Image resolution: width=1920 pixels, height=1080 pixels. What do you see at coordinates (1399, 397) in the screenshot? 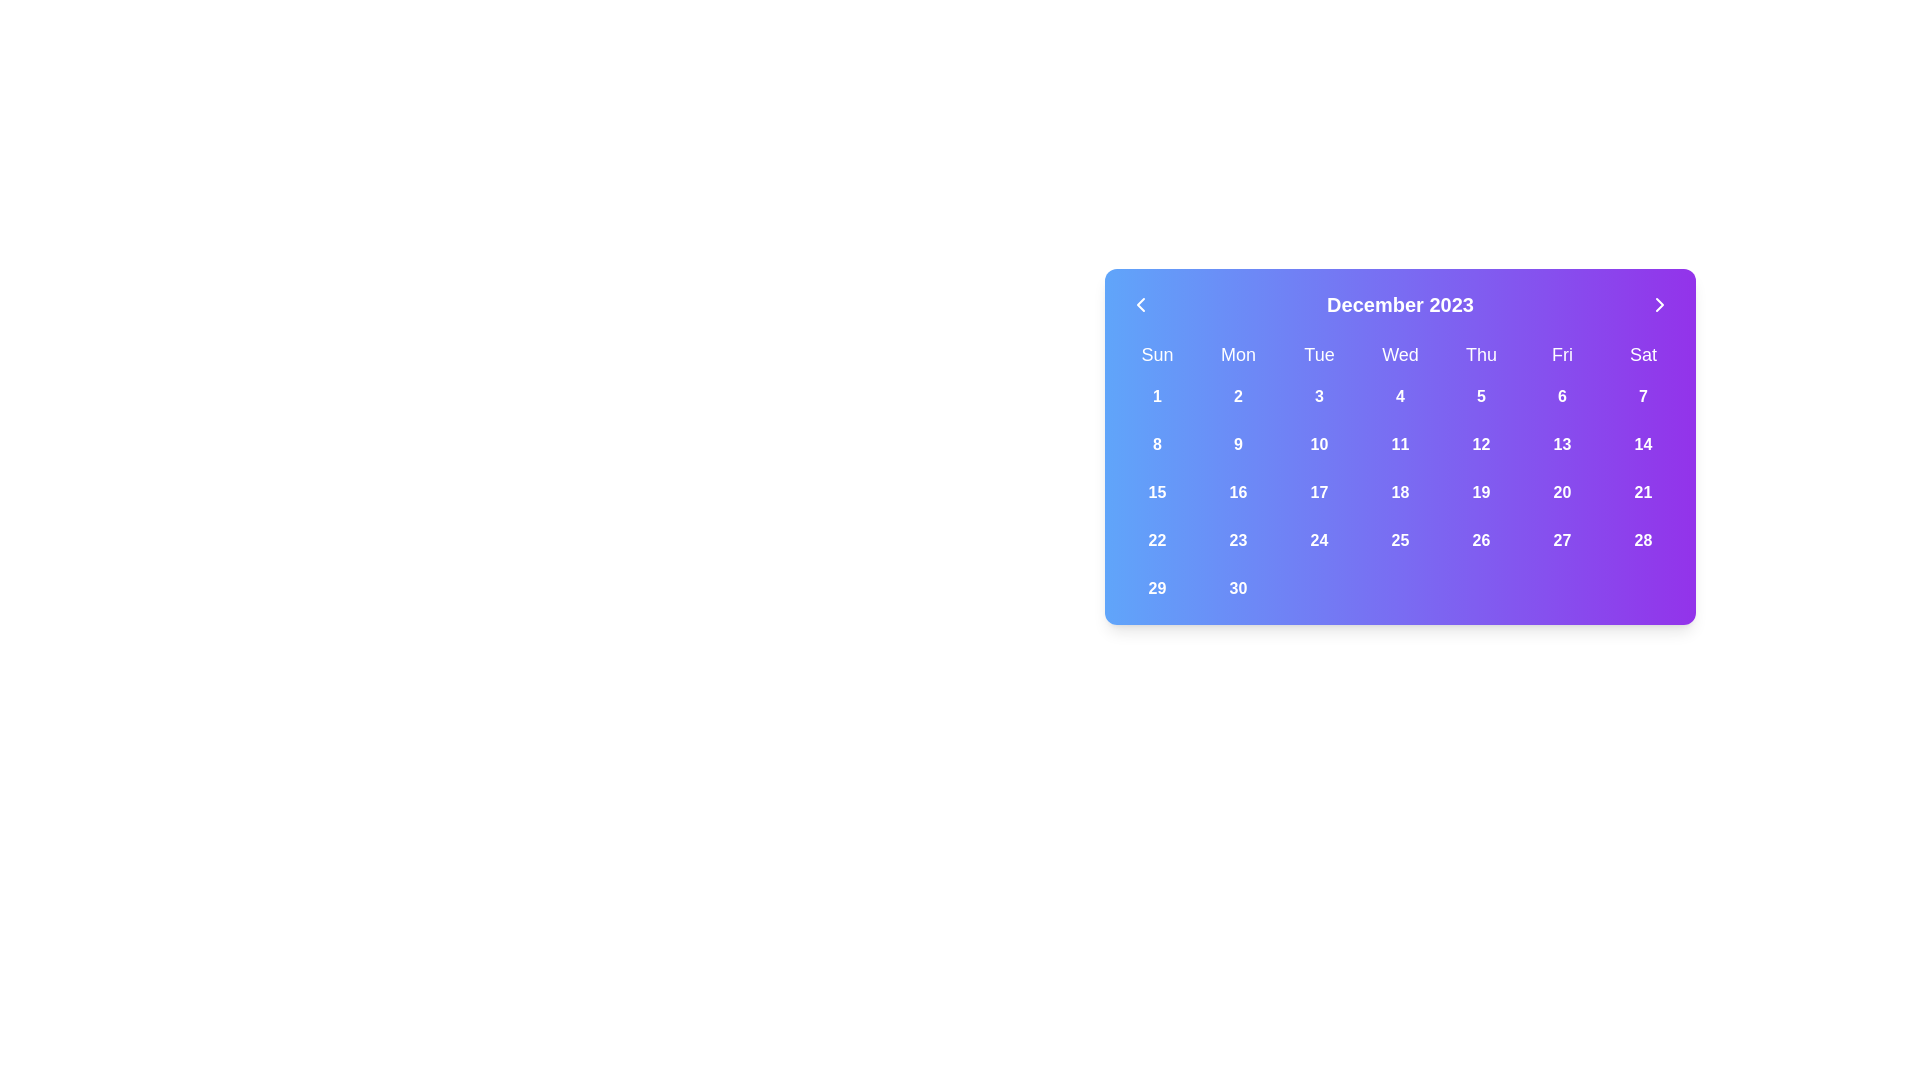
I see `the selectable date '4' in the calendar, positioned under the day label 'Wed'` at bounding box center [1399, 397].